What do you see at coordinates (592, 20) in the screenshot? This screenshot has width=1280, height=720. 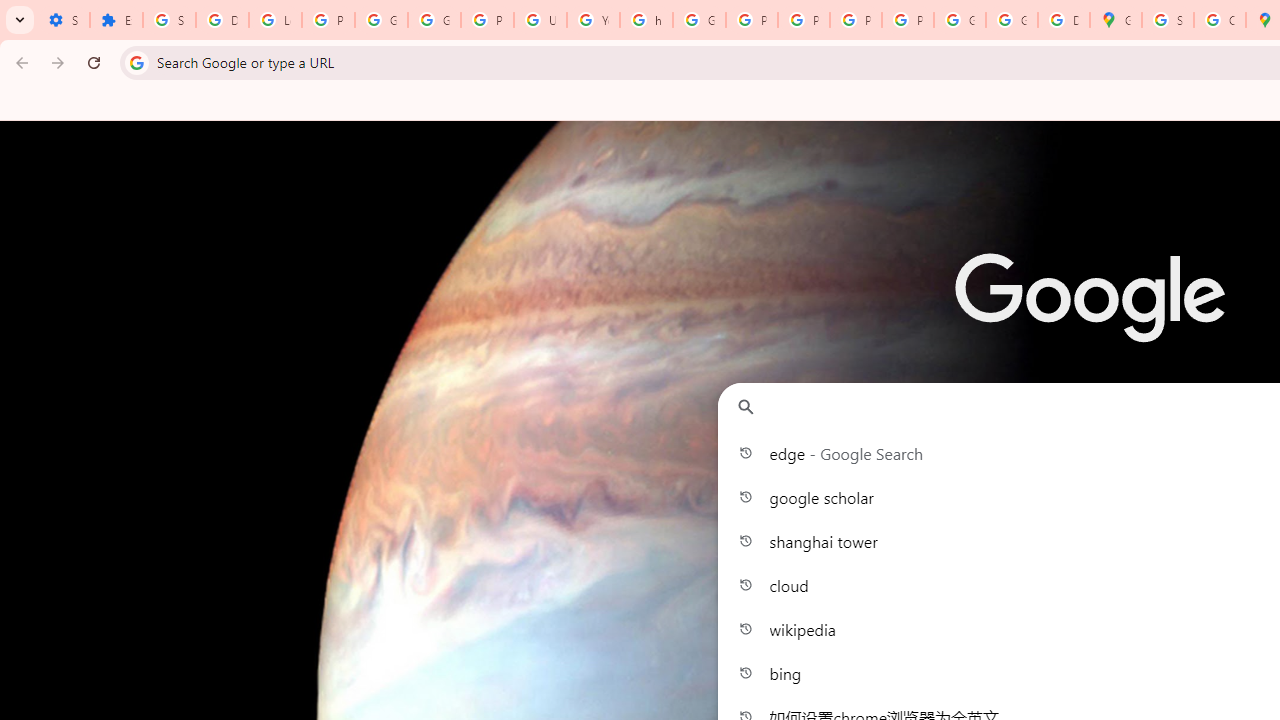 I see `'YouTube'` at bounding box center [592, 20].